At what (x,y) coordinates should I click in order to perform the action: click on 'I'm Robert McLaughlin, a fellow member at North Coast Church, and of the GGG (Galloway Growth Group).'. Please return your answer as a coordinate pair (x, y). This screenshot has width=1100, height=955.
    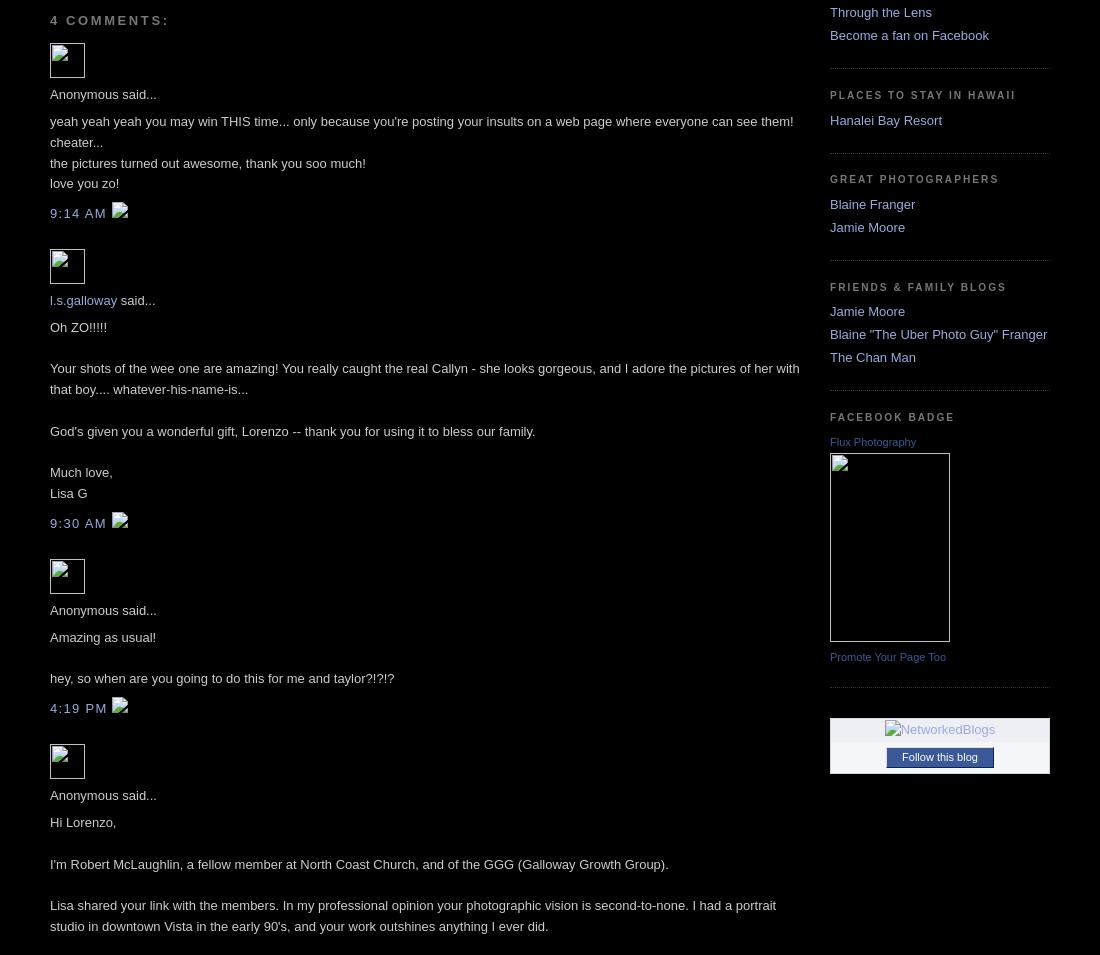
    Looking at the image, I should click on (359, 863).